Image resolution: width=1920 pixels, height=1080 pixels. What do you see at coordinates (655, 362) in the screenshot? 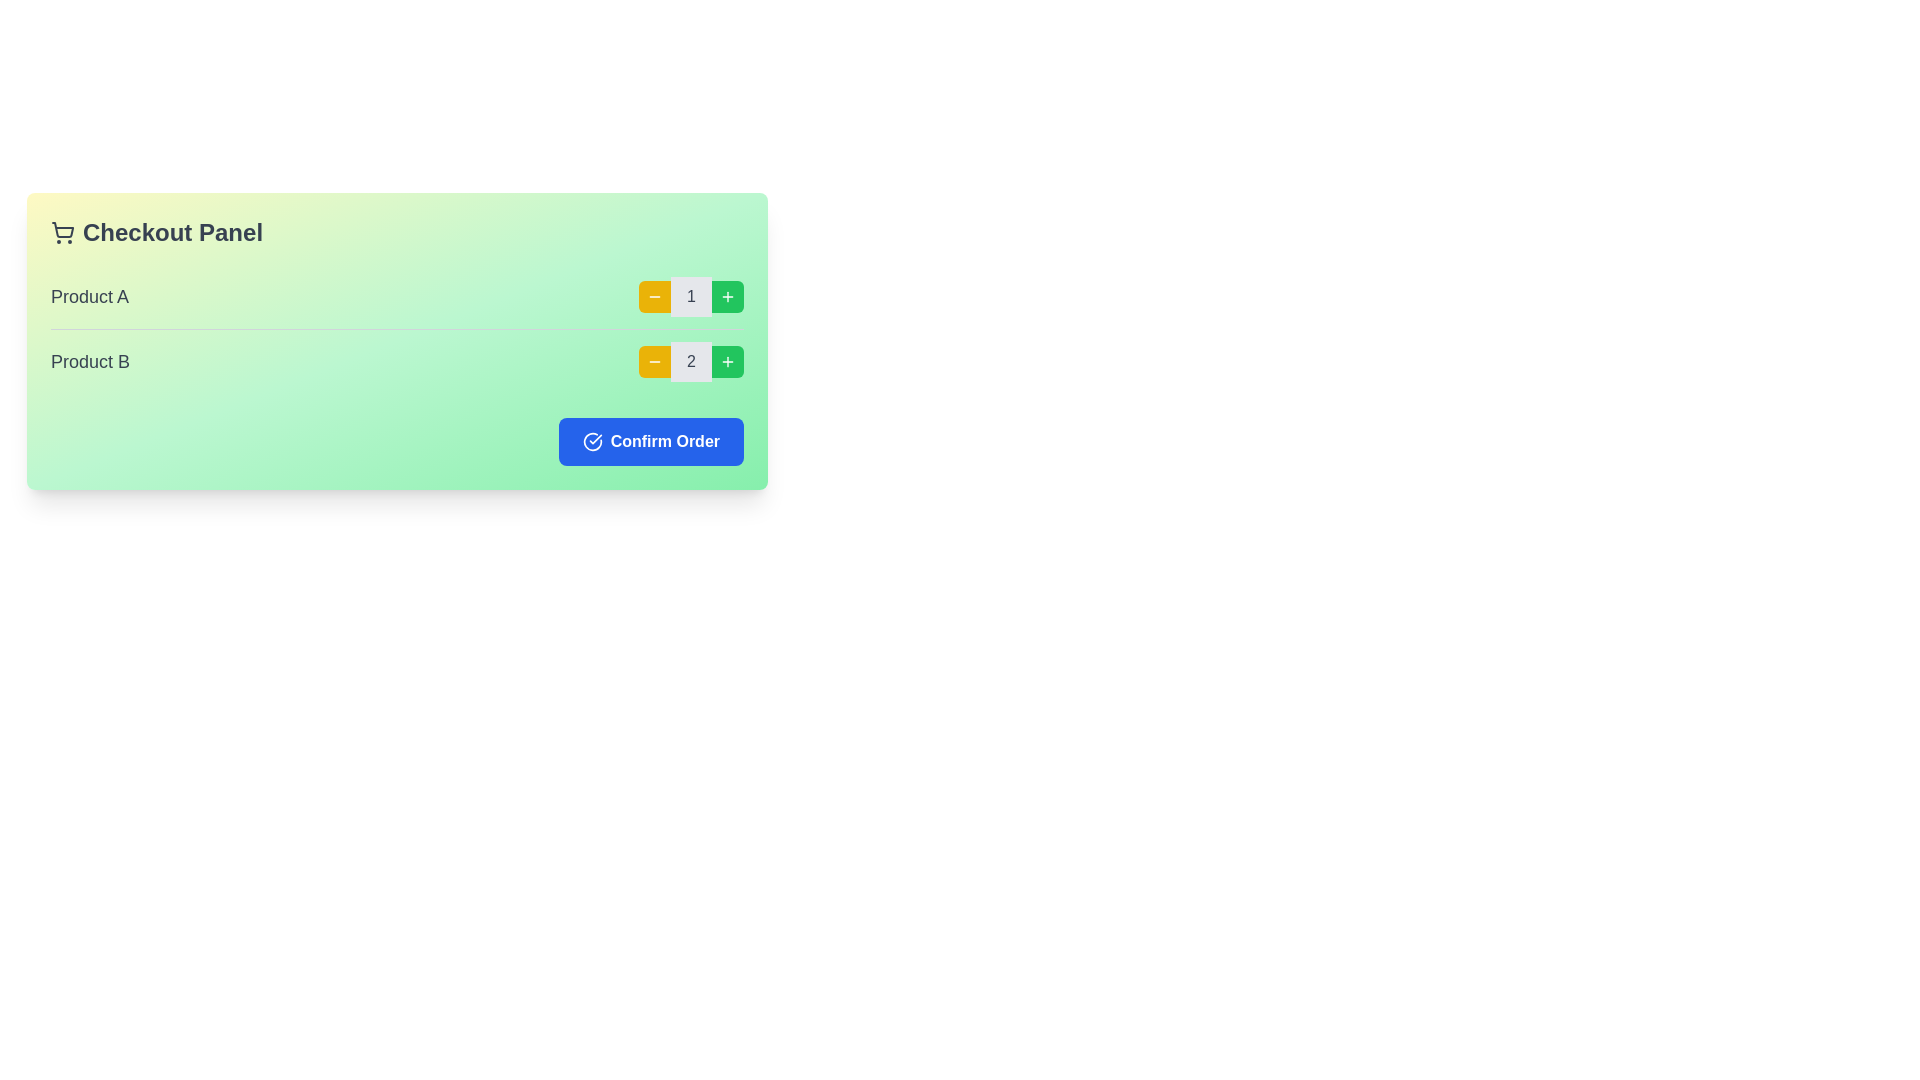
I see `the decrease quantity button located to the left of the numeric field for 'Product B'` at bounding box center [655, 362].